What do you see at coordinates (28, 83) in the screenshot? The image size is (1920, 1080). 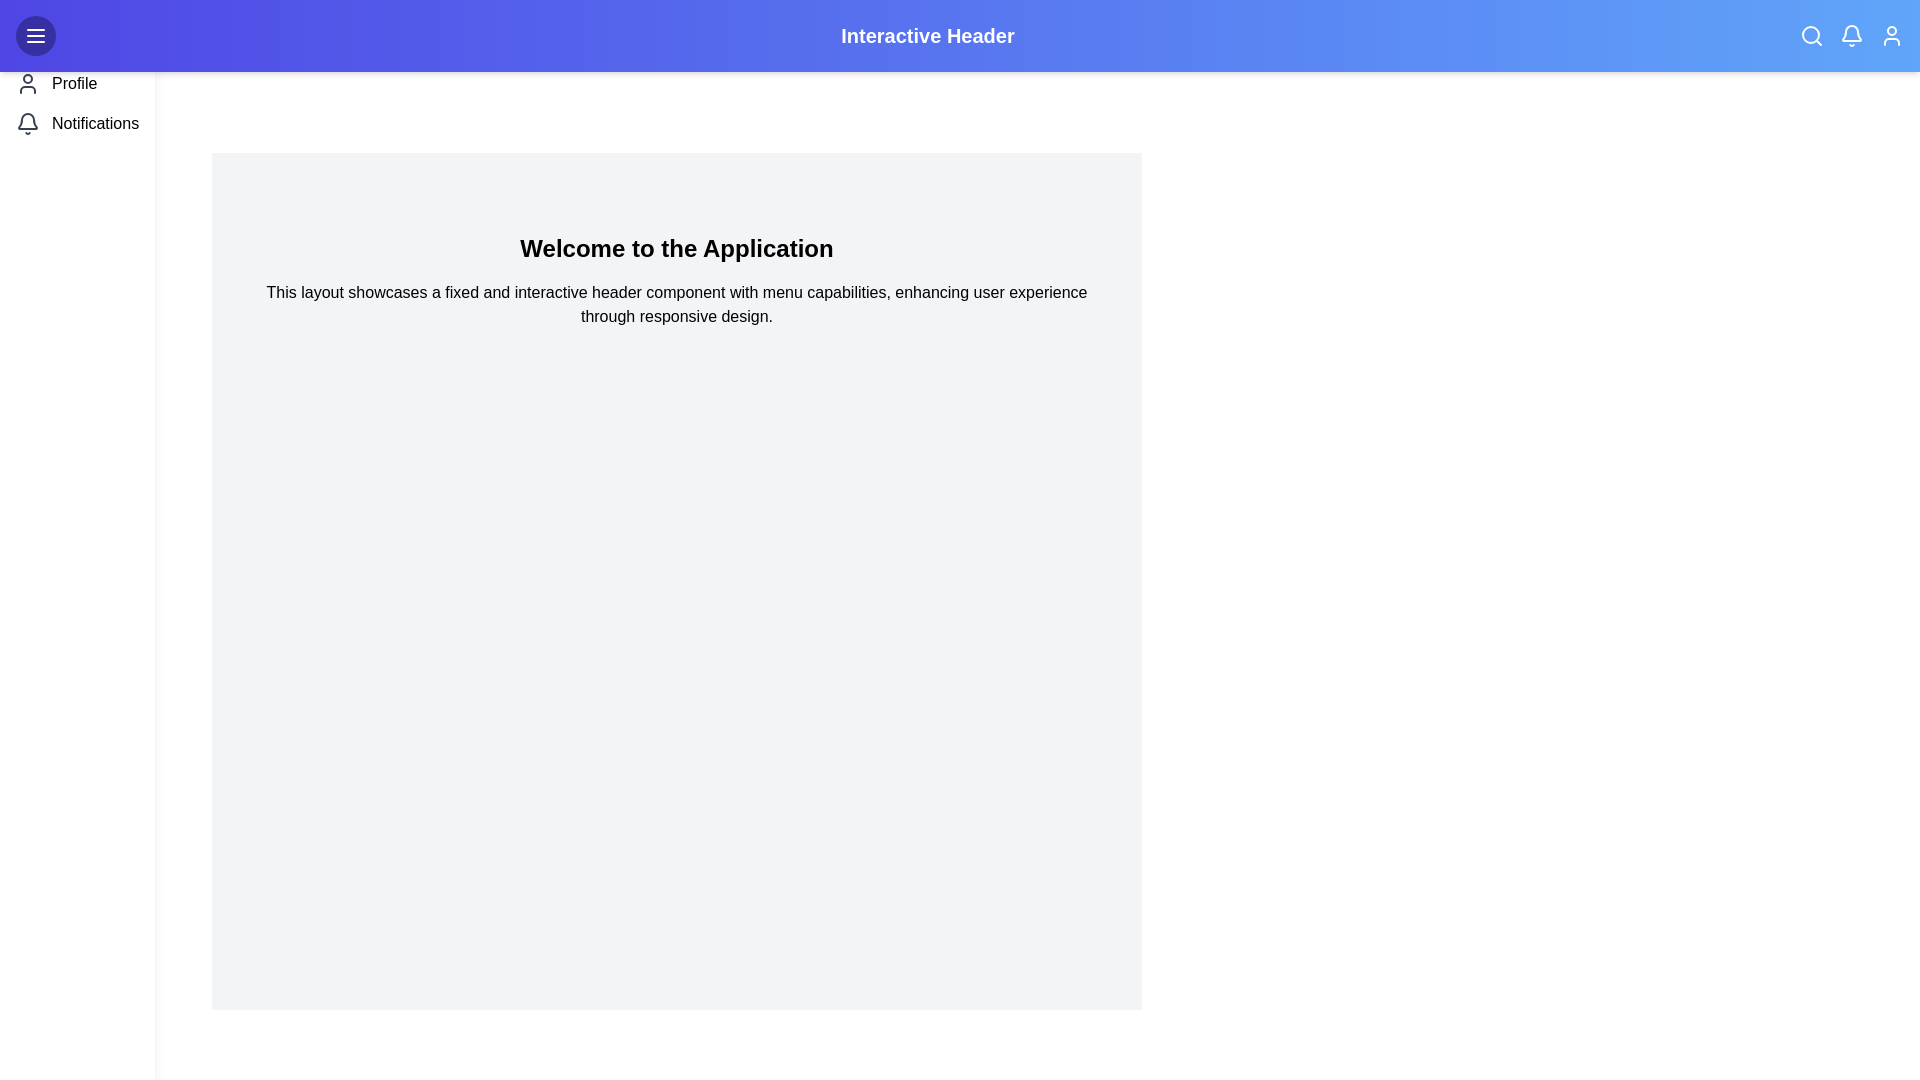 I see `the user profile icon located in the upper left sidebar before the label text 'Profile'` at bounding box center [28, 83].